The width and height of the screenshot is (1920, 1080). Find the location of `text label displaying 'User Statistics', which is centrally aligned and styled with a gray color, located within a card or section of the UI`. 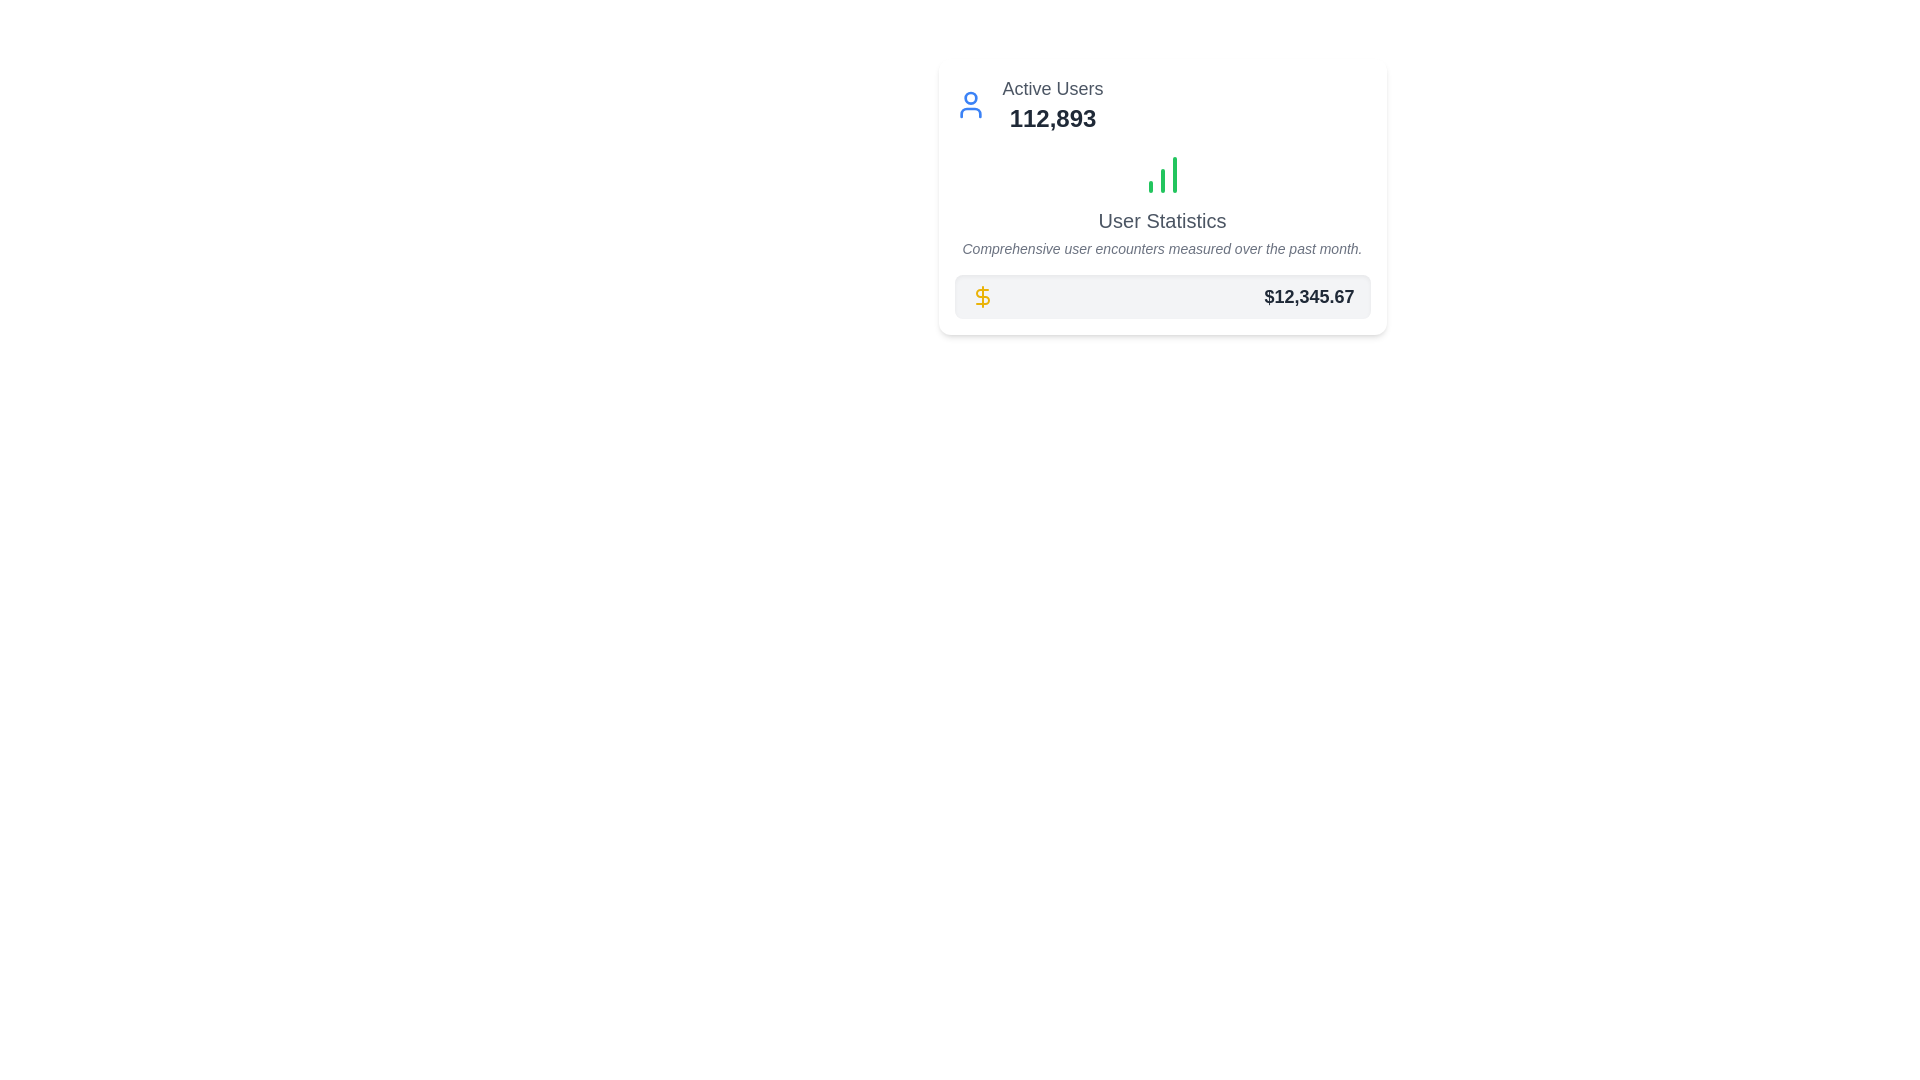

text label displaying 'User Statistics', which is centrally aligned and styled with a gray color, located within a card or section of the UI is located at coordinates (1162, 220).